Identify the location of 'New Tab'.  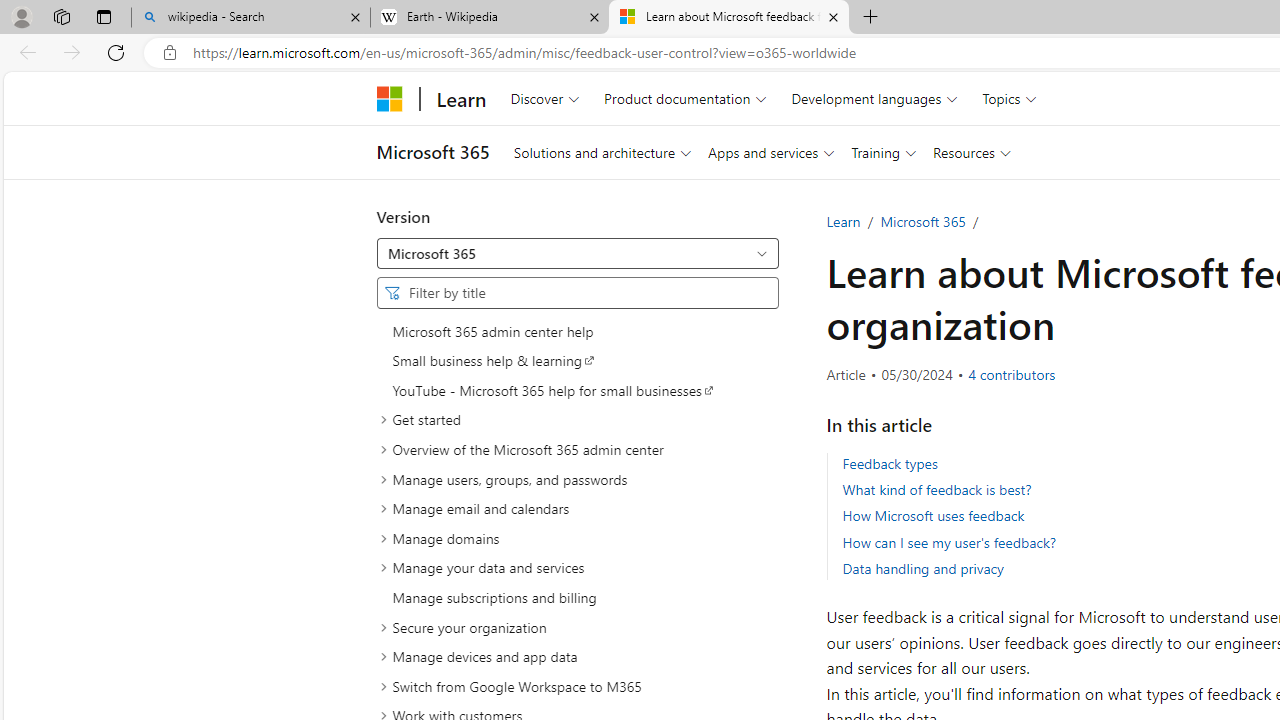
(871, 17).